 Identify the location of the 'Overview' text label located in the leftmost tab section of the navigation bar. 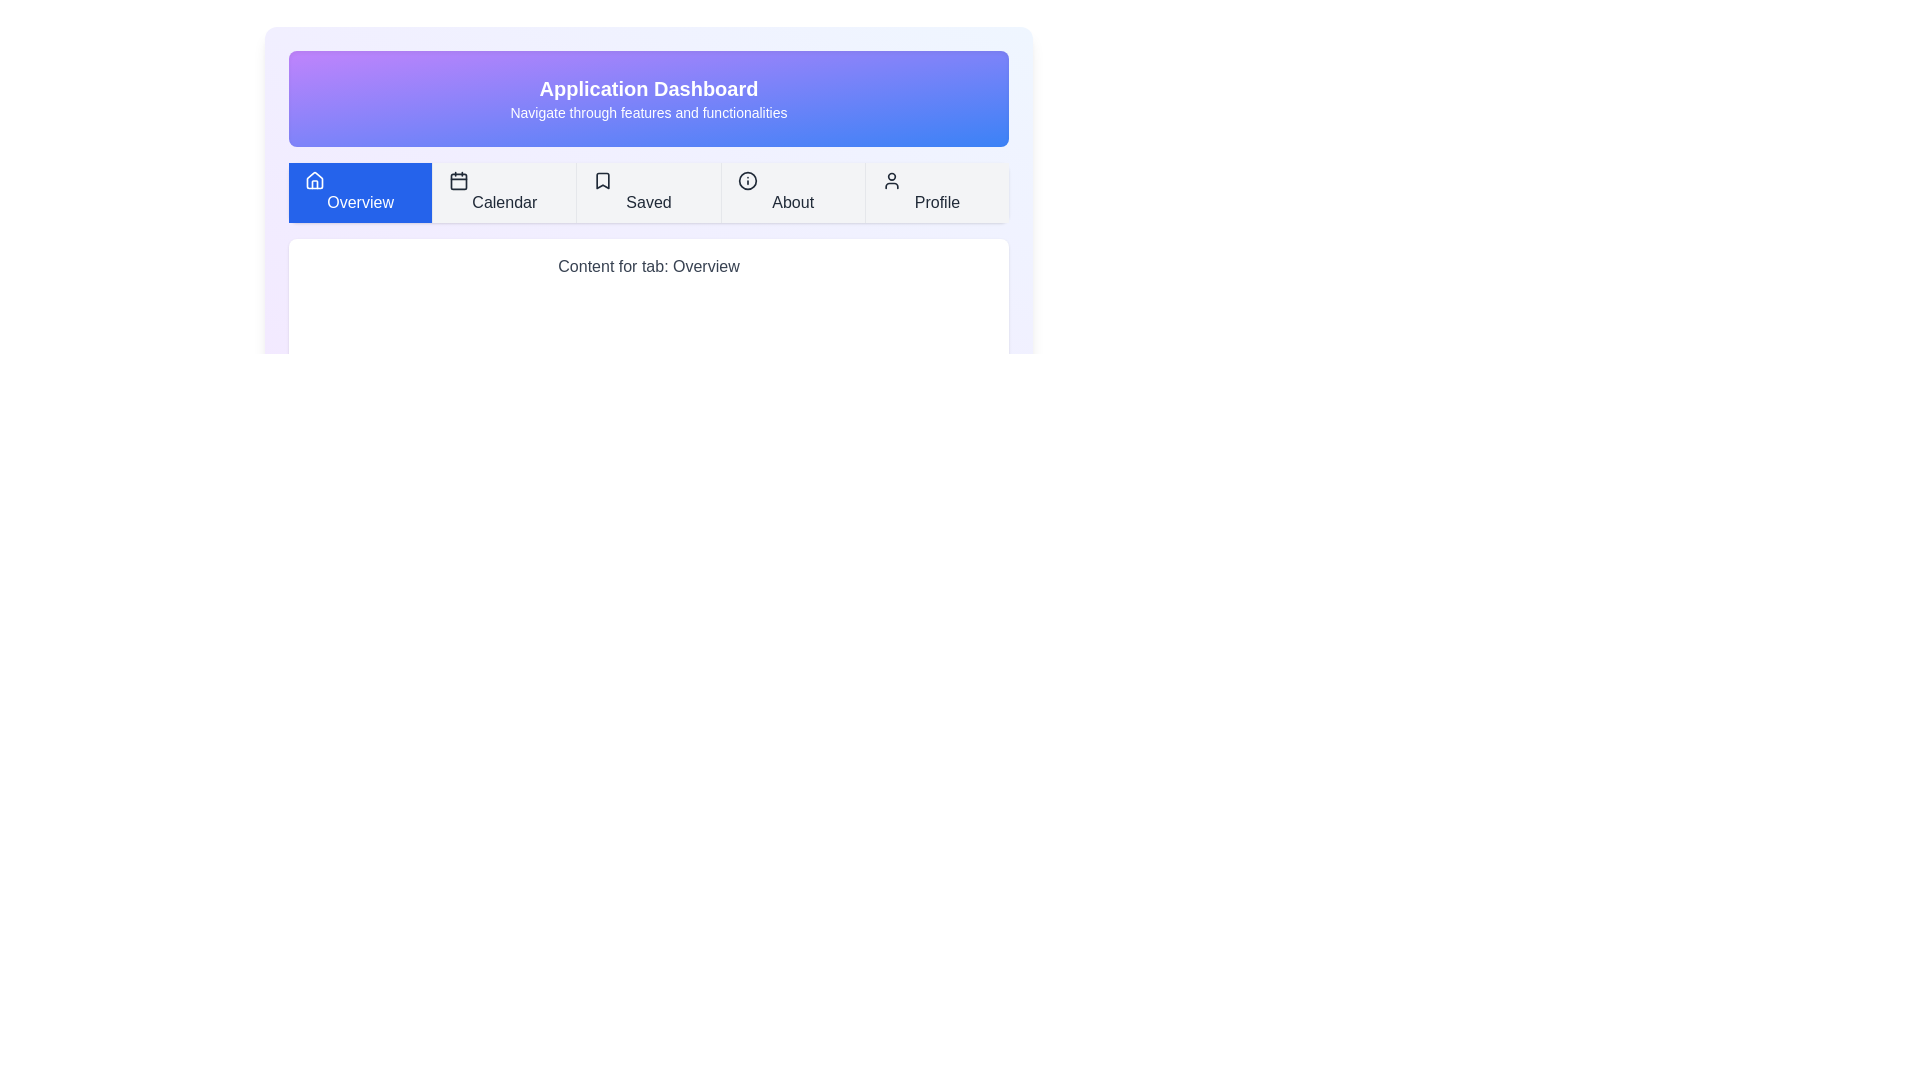
(360, 202).